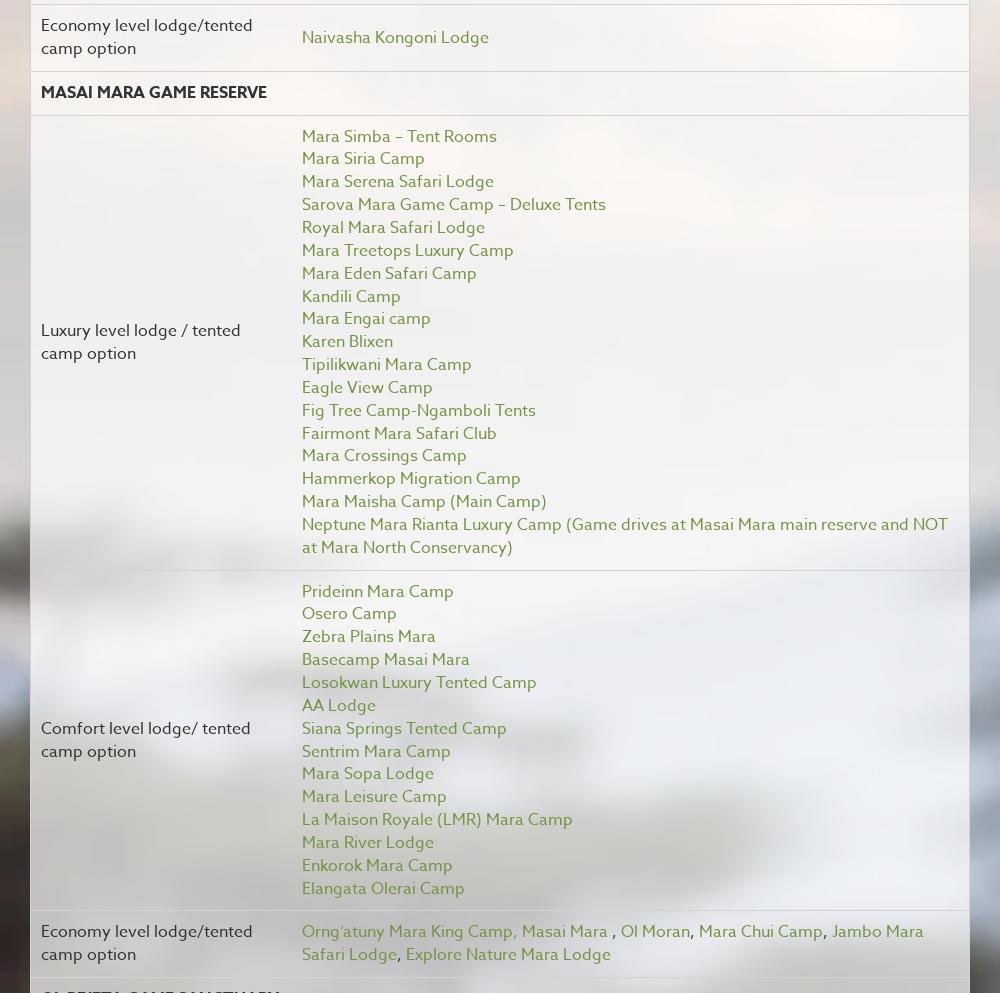 The width and height of the screenshot is (1000, 993). What do you see at coordinates (423, 501) in the screenshot?
I see `'Mara Maisha Camp (Main Camp)'` at bounding box center [423, 501].